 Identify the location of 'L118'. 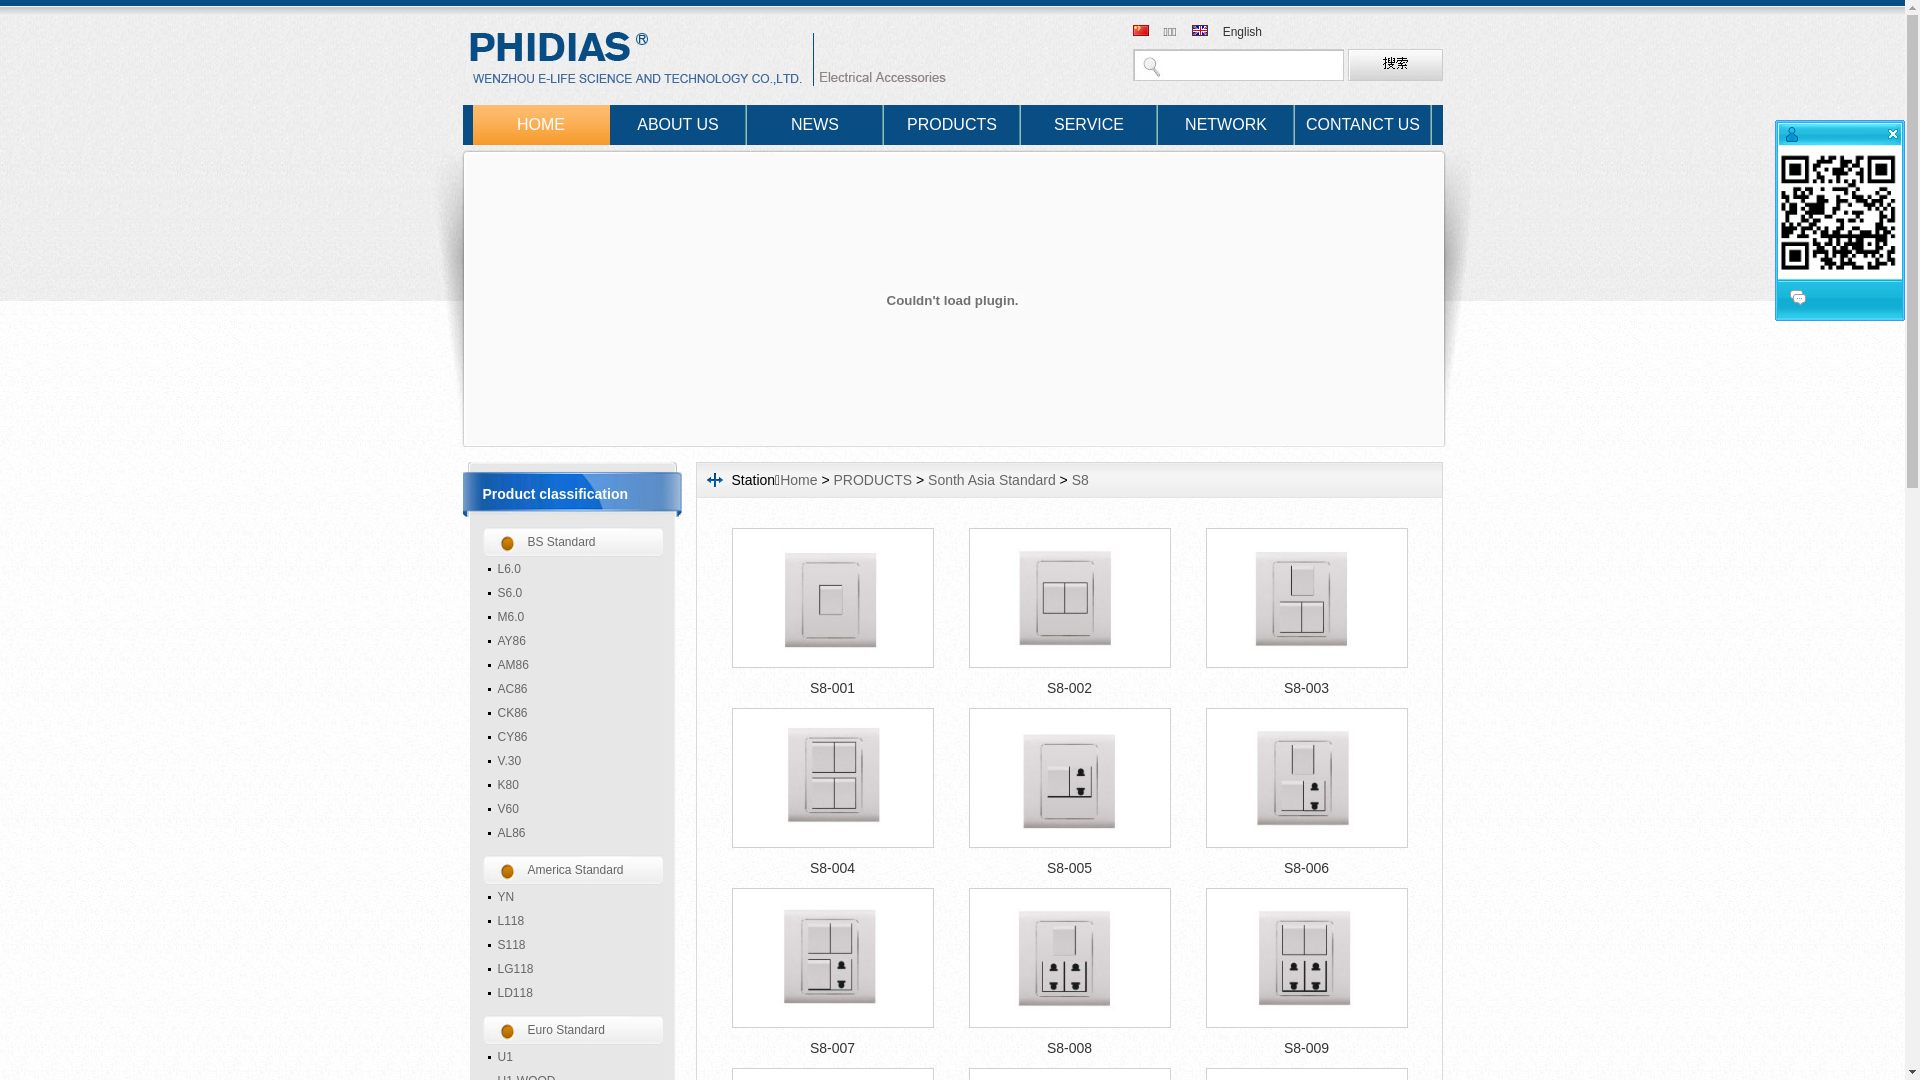
(573, 921).